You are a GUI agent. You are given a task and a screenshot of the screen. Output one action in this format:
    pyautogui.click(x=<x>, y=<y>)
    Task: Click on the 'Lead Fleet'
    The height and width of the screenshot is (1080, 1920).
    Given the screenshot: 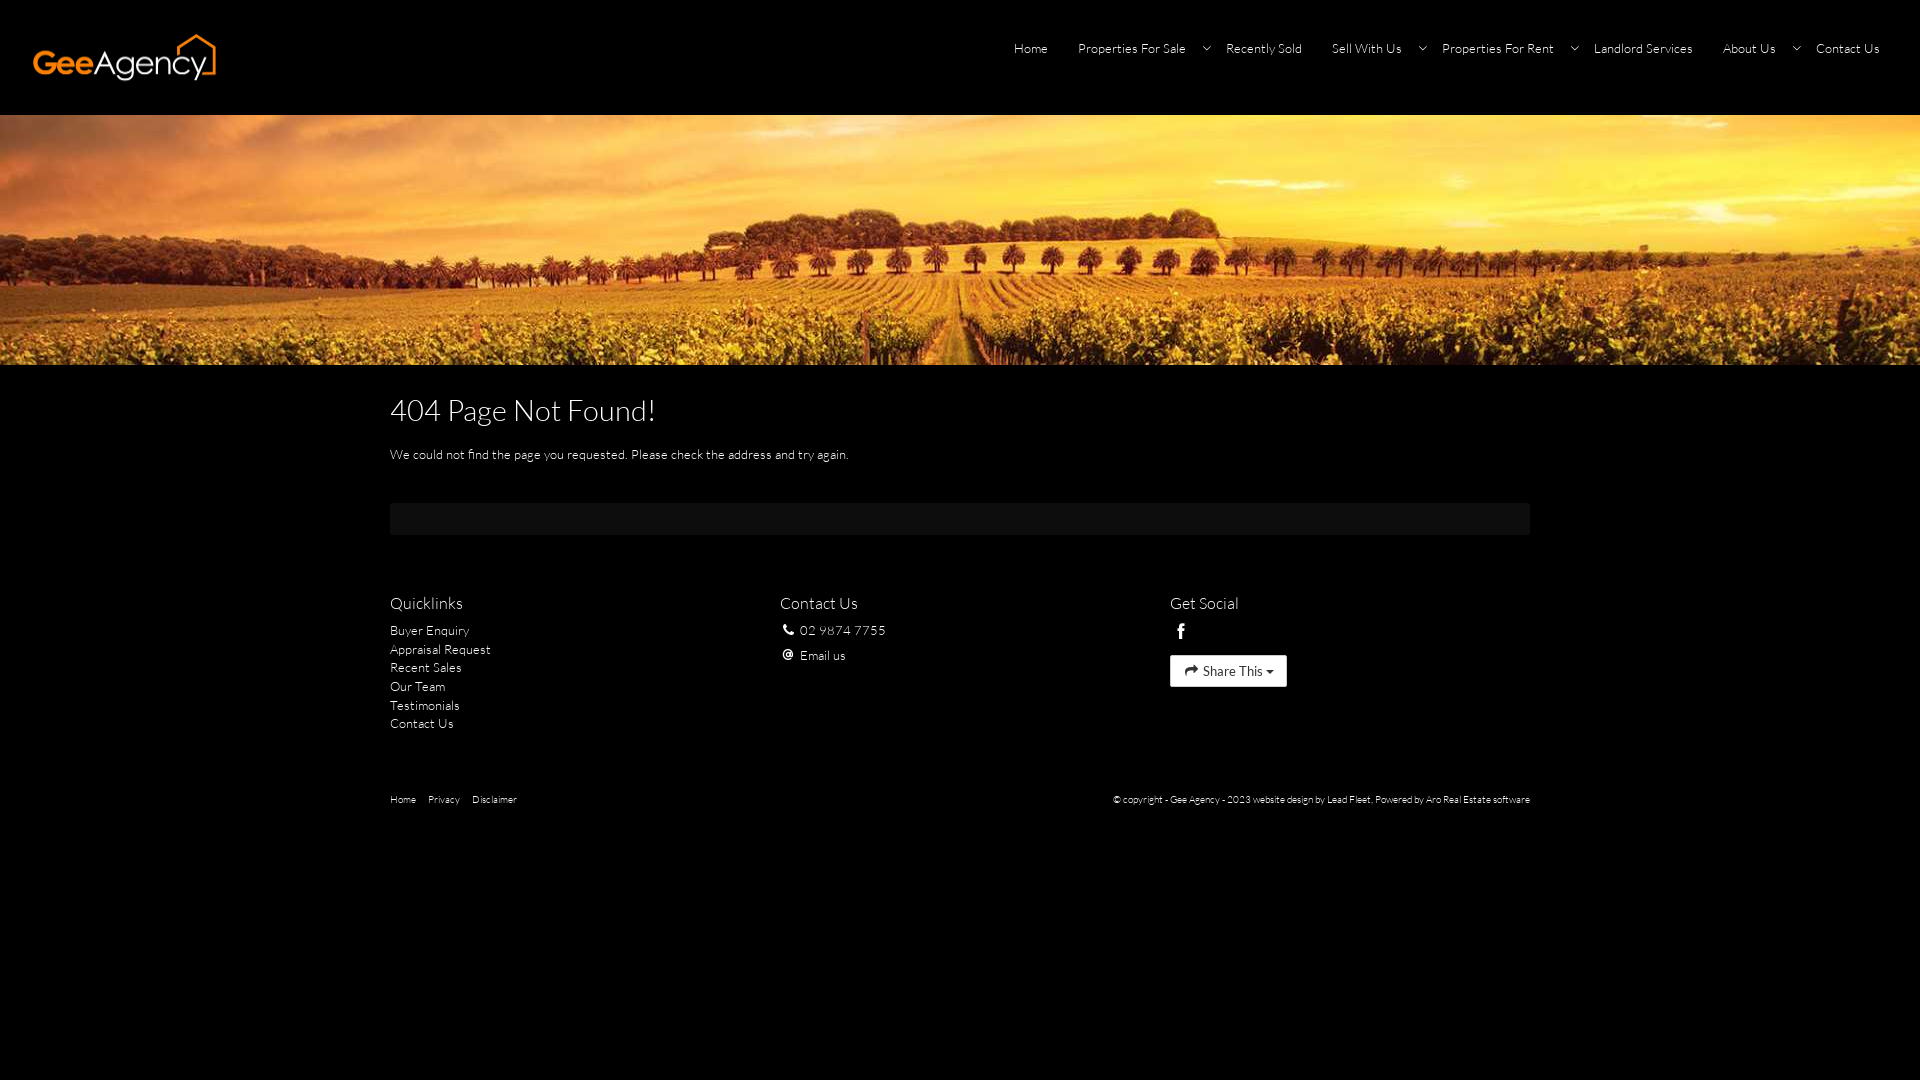 What is the action you would take?
    pyautogui.click(x=1326, y=798)
    